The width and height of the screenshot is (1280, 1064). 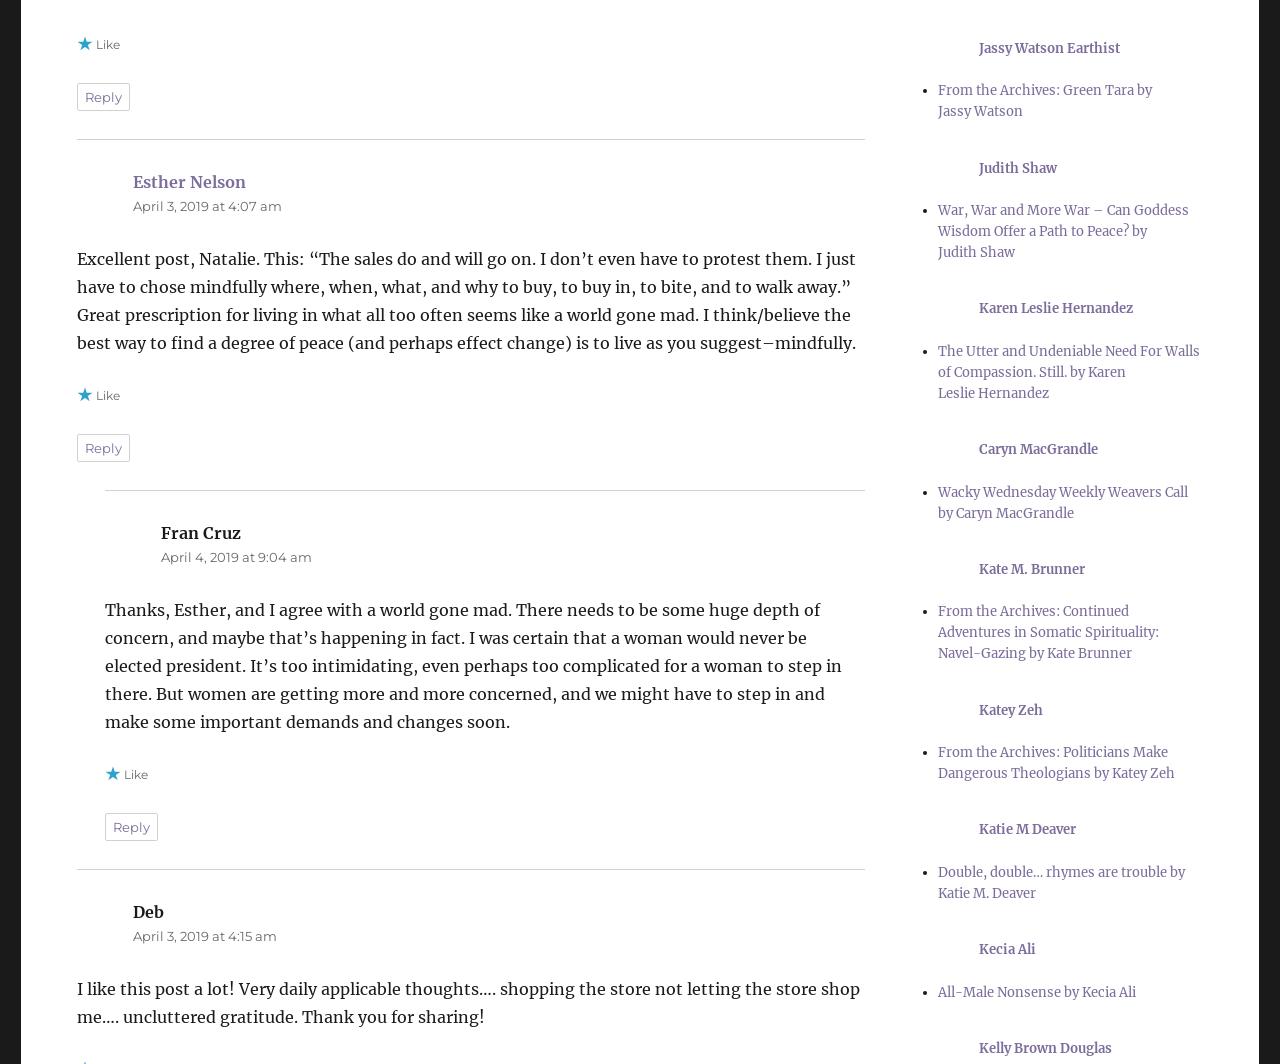 I want to click on 'Wacky Wednesday Weekly Weavers Call by Caryn MacGrandle', so click(x=1061, y=501).